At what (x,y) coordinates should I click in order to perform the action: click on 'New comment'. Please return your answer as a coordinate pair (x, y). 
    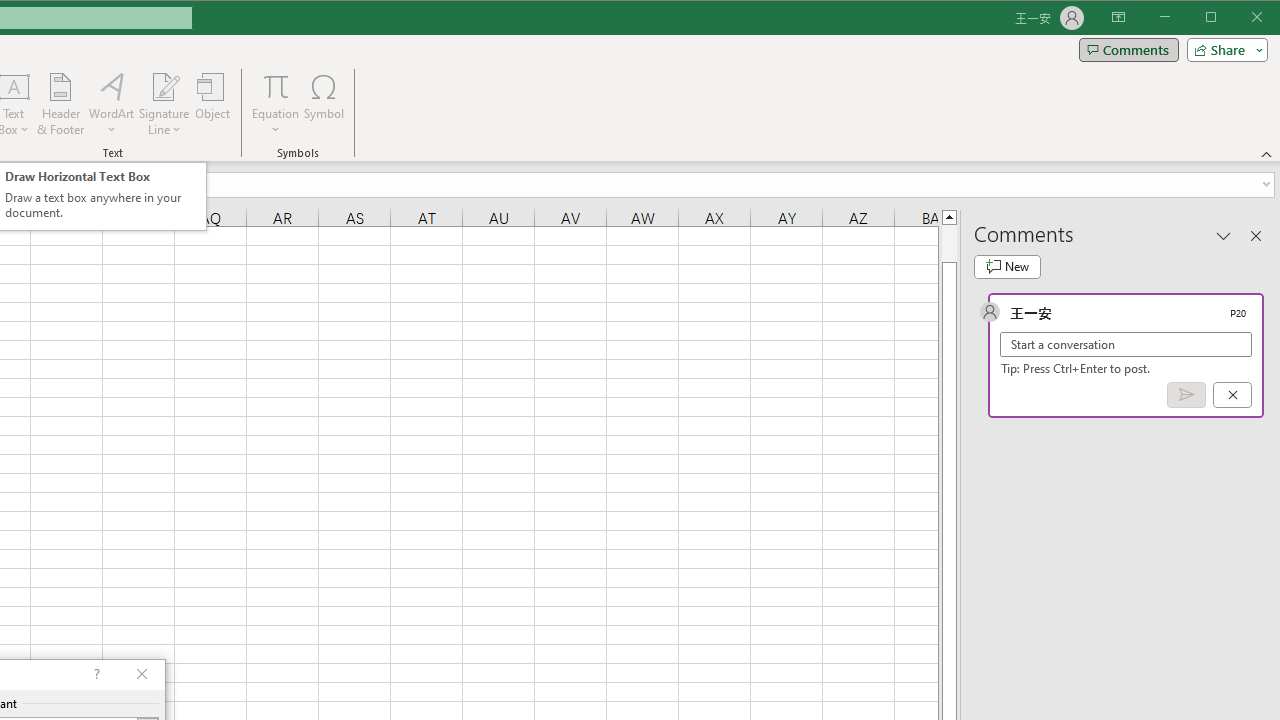
    Looking at the image, I should click on (1007, 266).